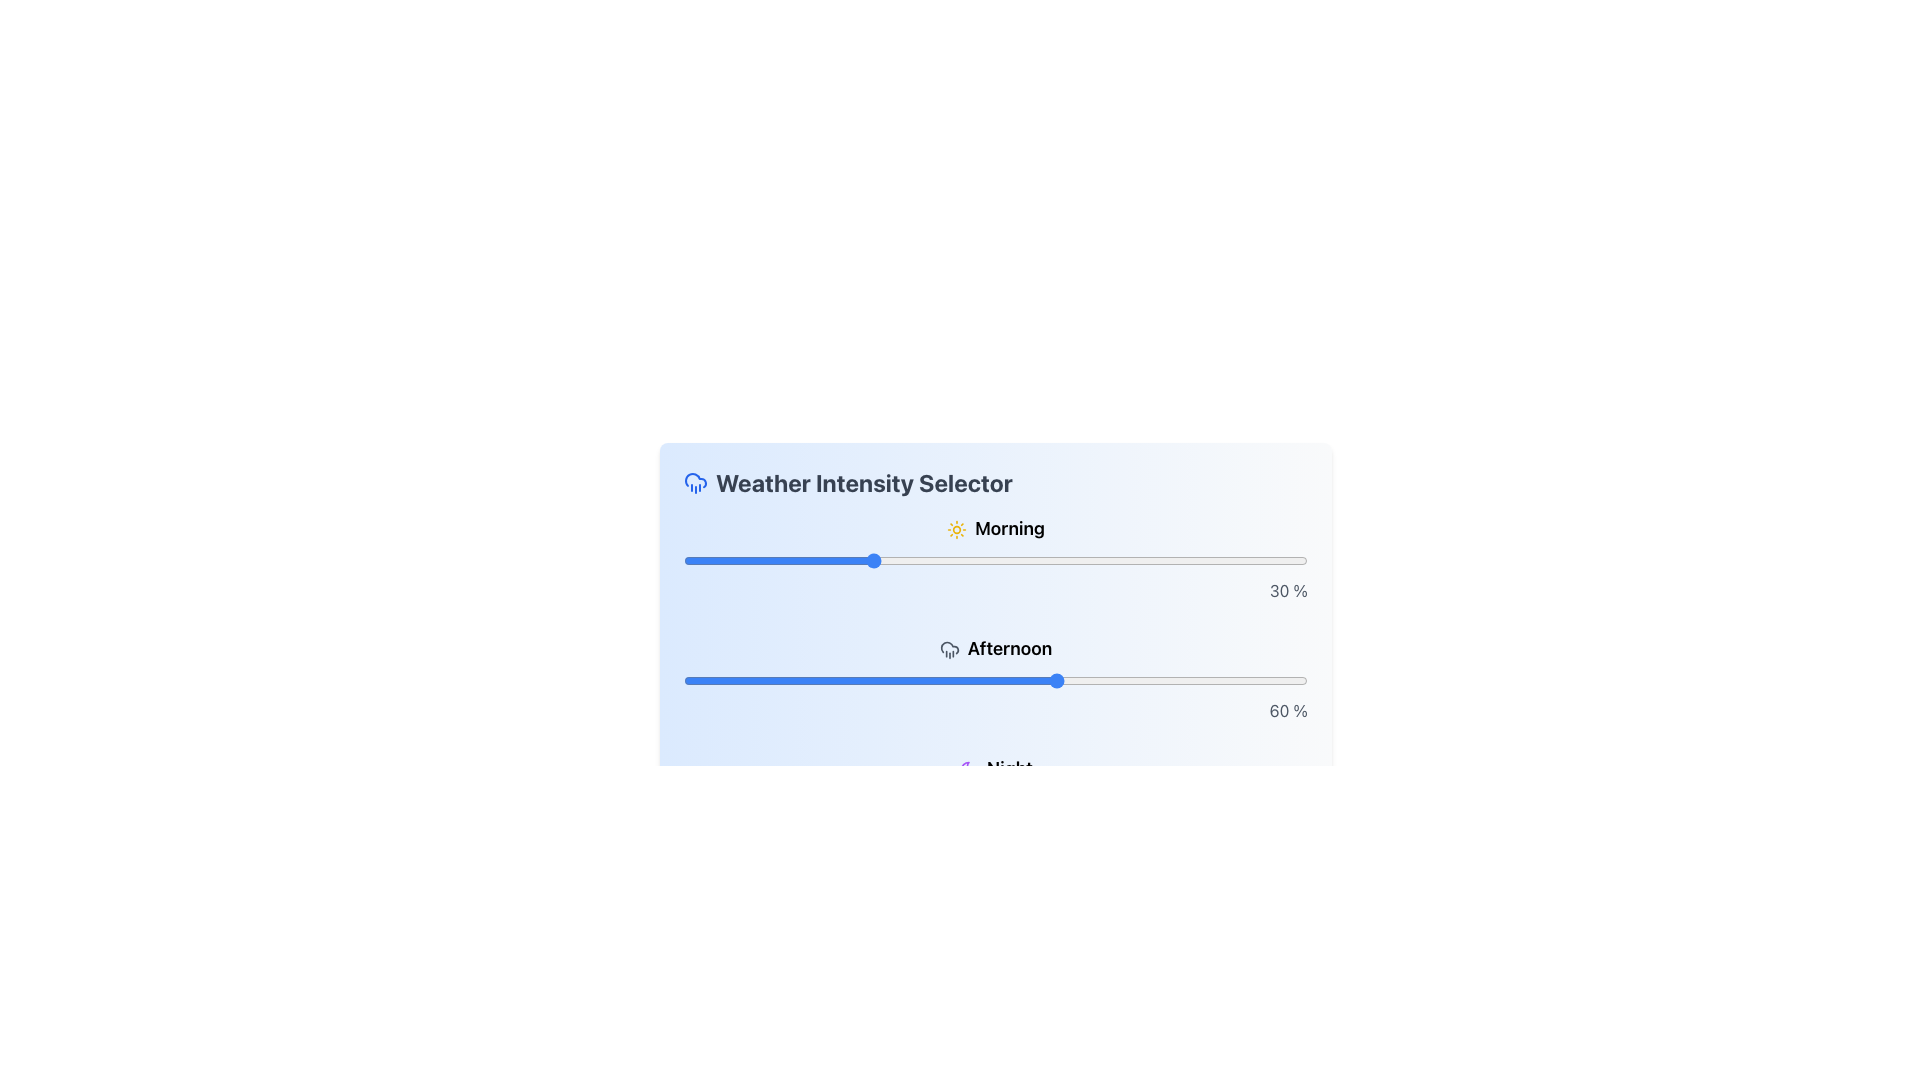  What do you see at coordinates (895, 560) in the screenshot?
I see `the morning weather intensity` at bounding box center [895, 560].